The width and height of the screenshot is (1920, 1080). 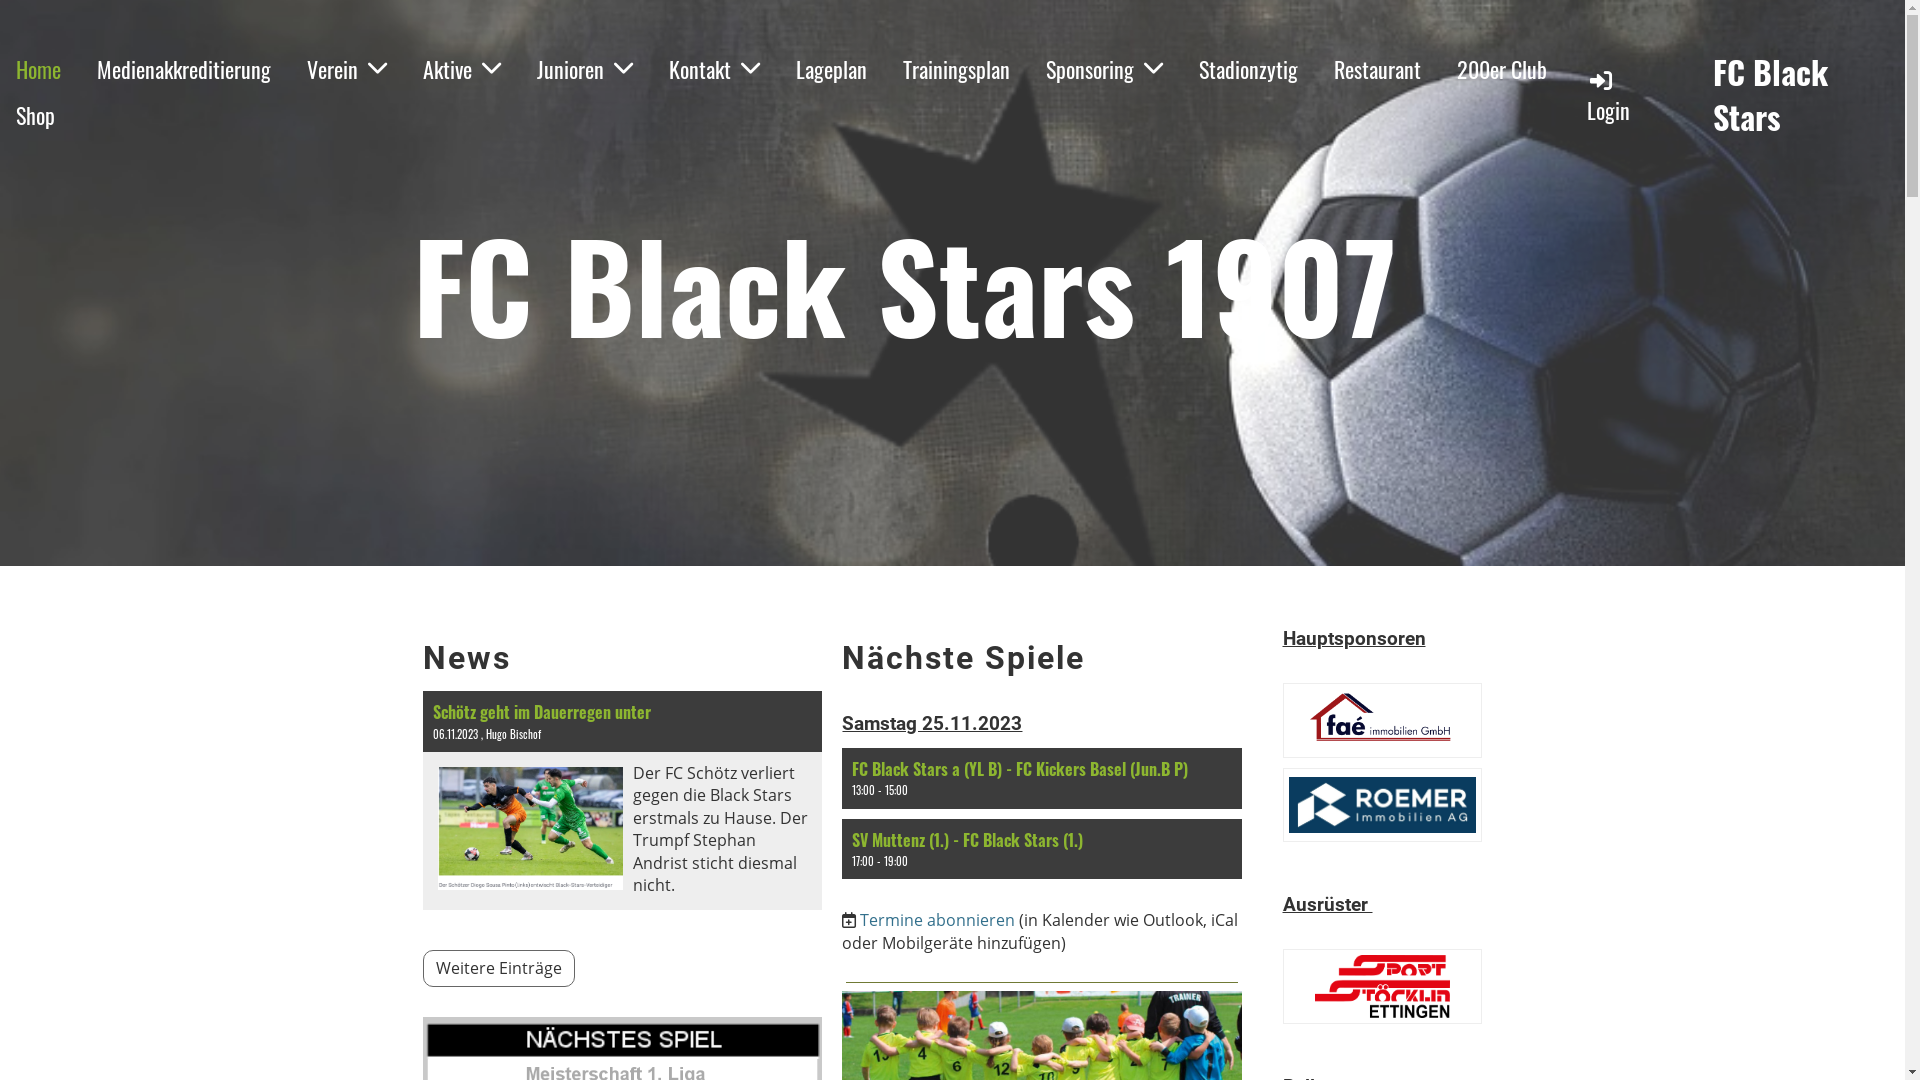 I want to click on 'Verein', so click(x=346, y=68).